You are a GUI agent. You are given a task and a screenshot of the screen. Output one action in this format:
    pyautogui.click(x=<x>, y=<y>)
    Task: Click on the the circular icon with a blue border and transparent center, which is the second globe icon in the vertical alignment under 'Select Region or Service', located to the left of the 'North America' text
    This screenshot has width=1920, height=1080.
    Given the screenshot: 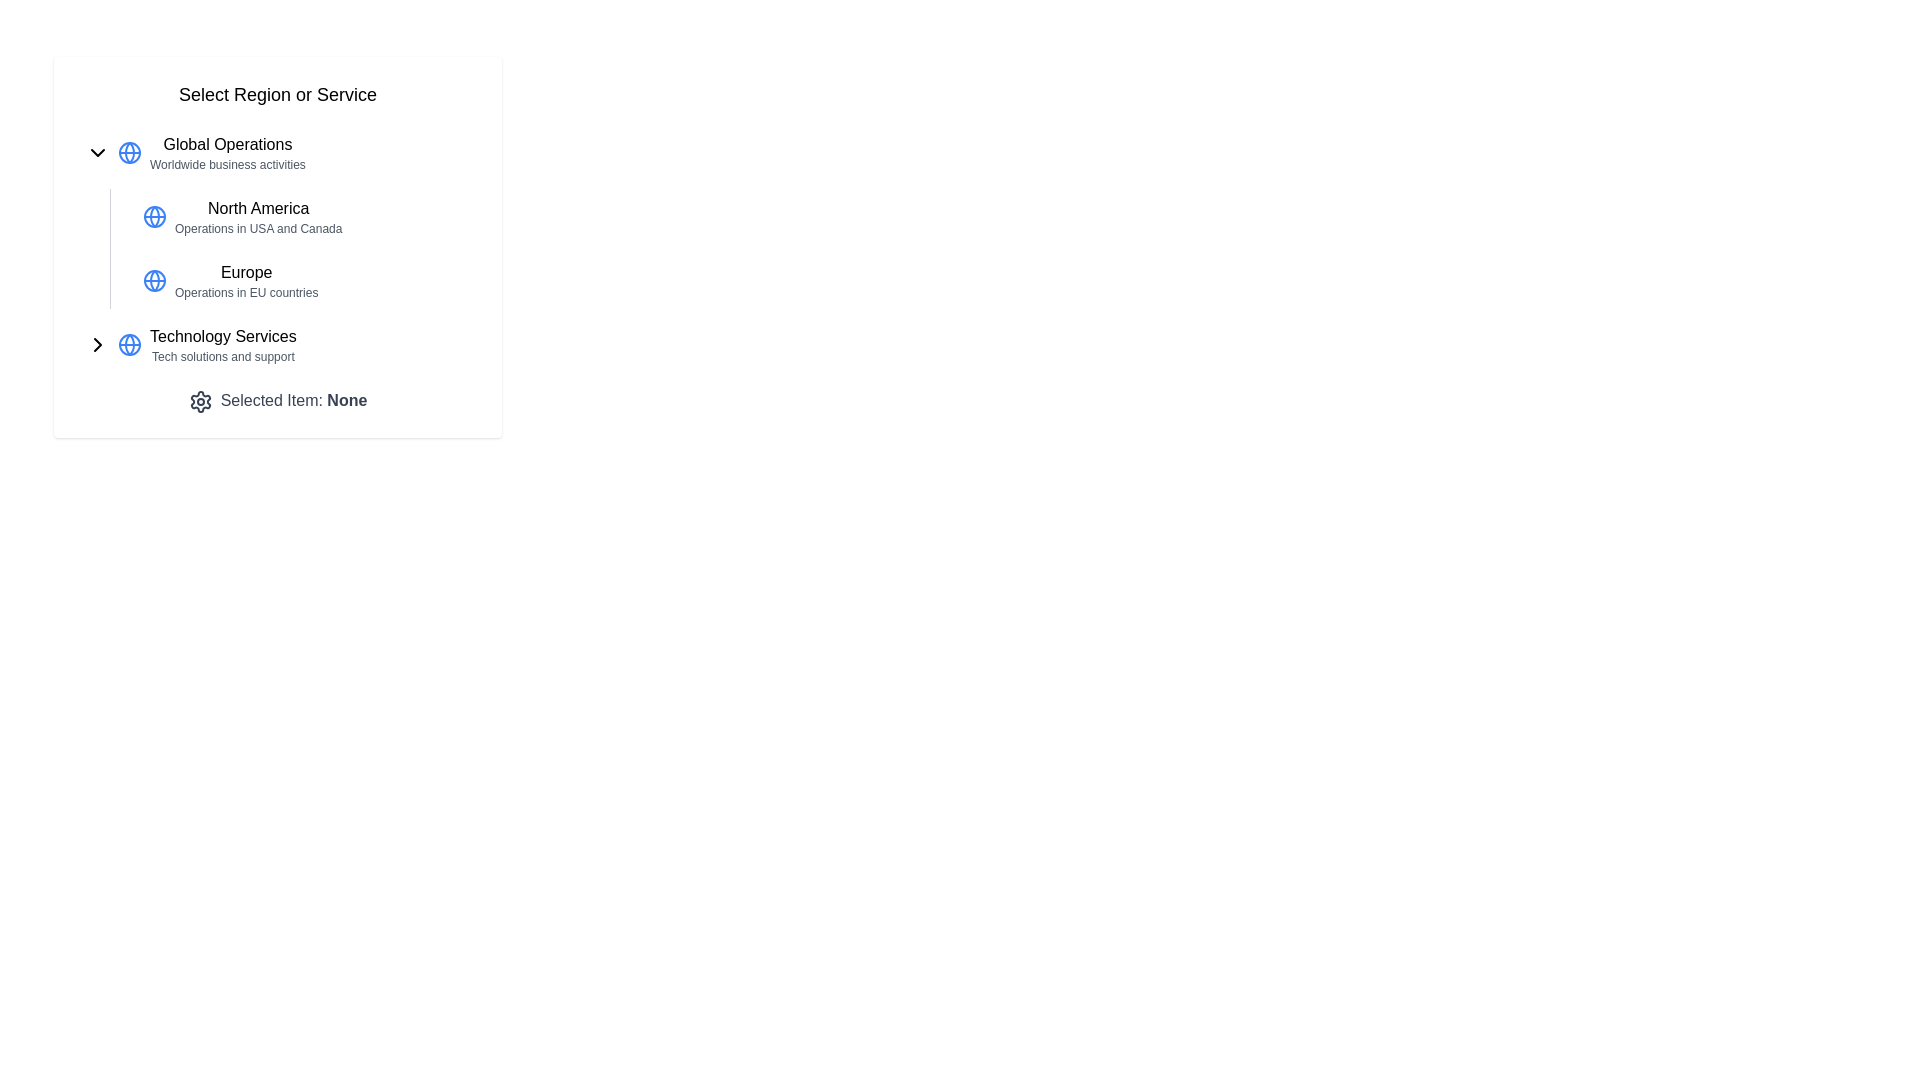 What is the action you would take?
    pyautogui.click(x=153, y=216)
    